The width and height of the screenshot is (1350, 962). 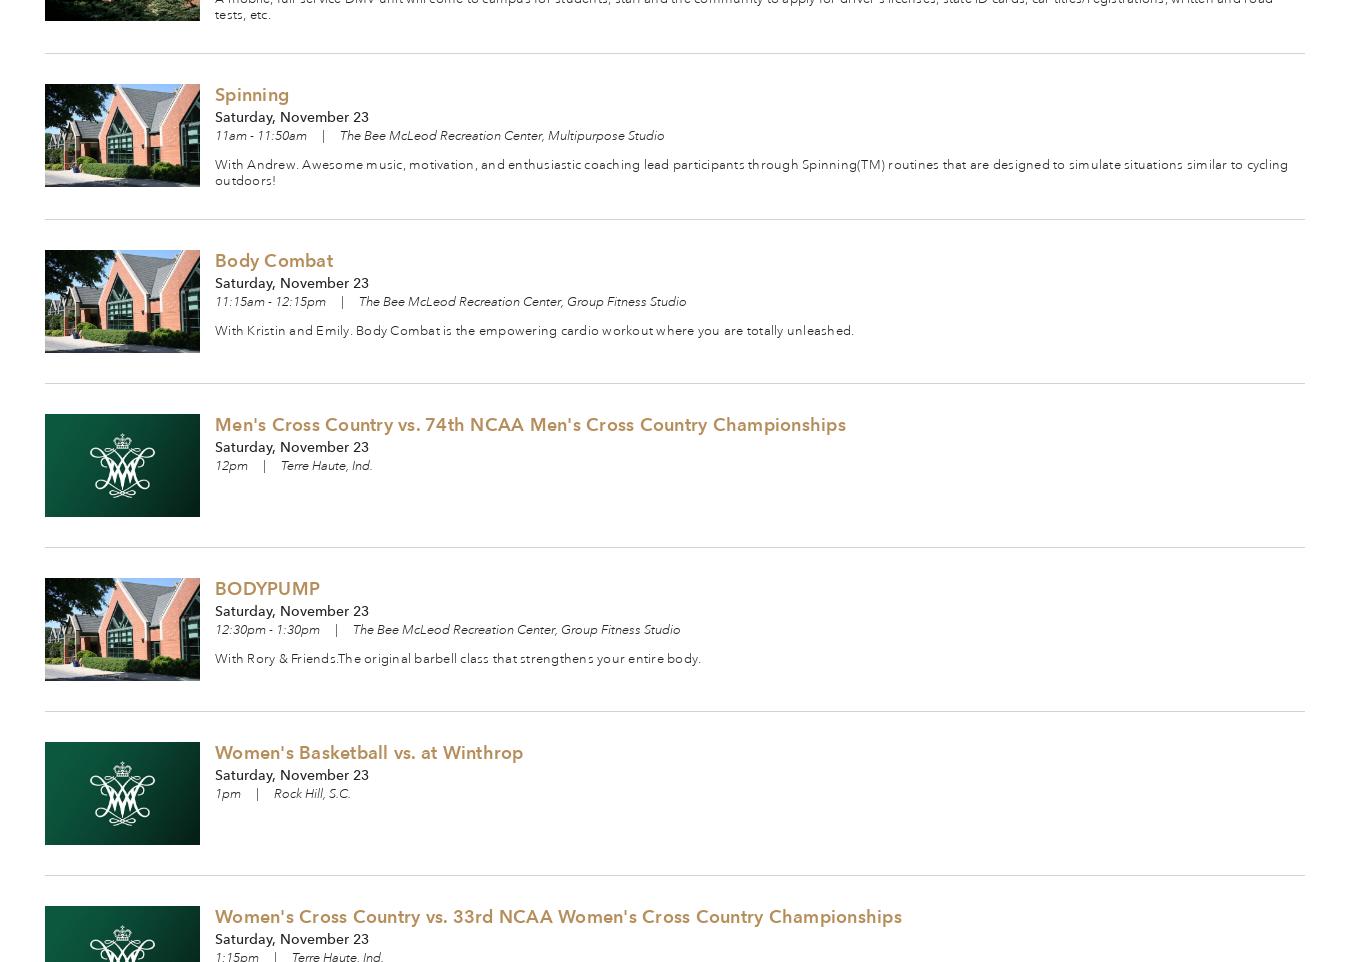 I want to click on 'The Bee McLeod Recreation Center, Multipurpose Studio', so click(x=501, y=135).